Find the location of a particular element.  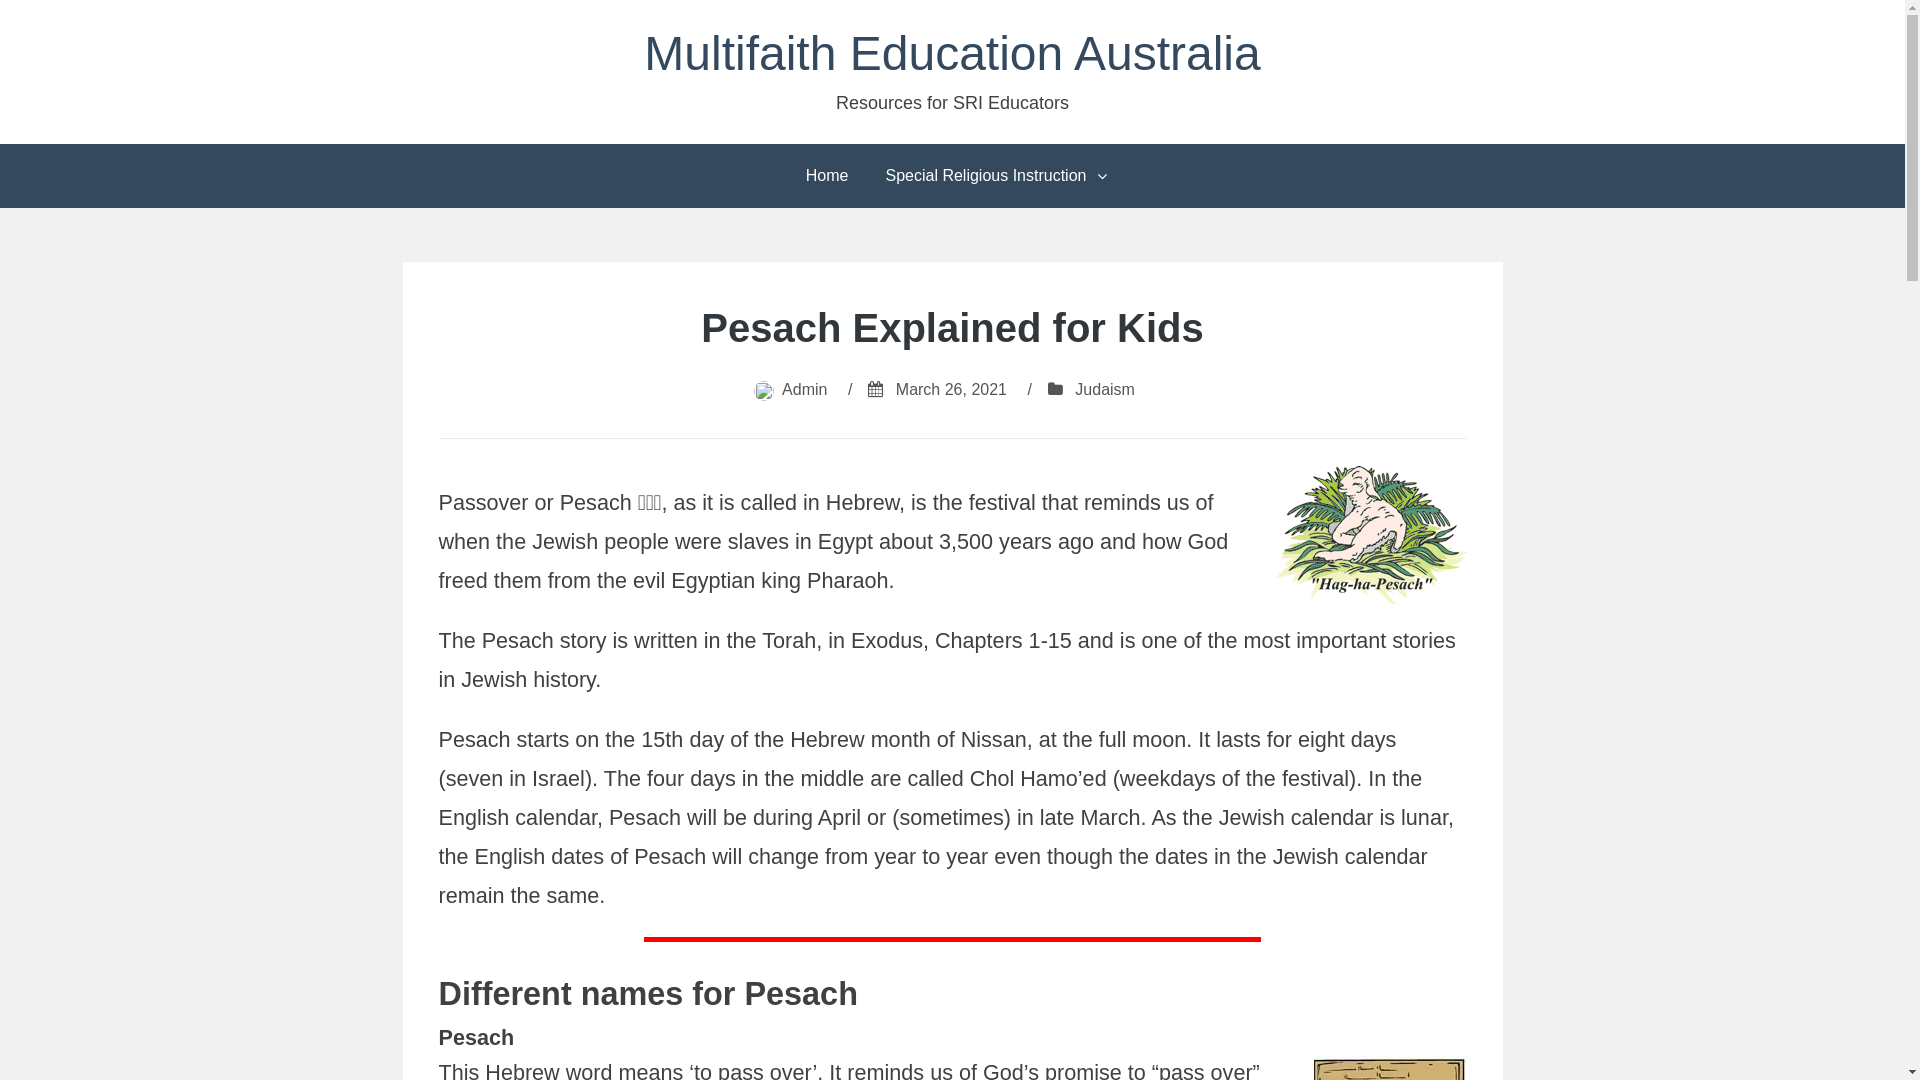

'Admin' is located at coordinates (804, 389).